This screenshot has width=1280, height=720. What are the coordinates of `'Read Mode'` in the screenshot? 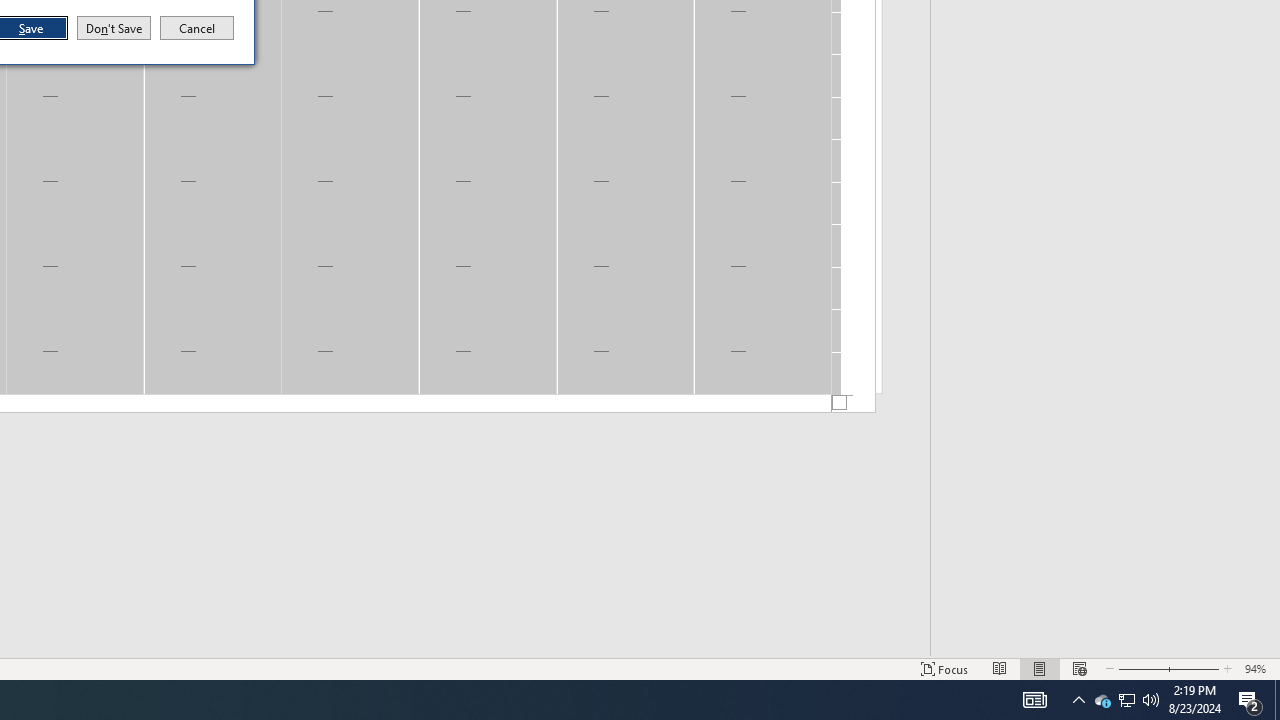 It's located at (1000, 669).